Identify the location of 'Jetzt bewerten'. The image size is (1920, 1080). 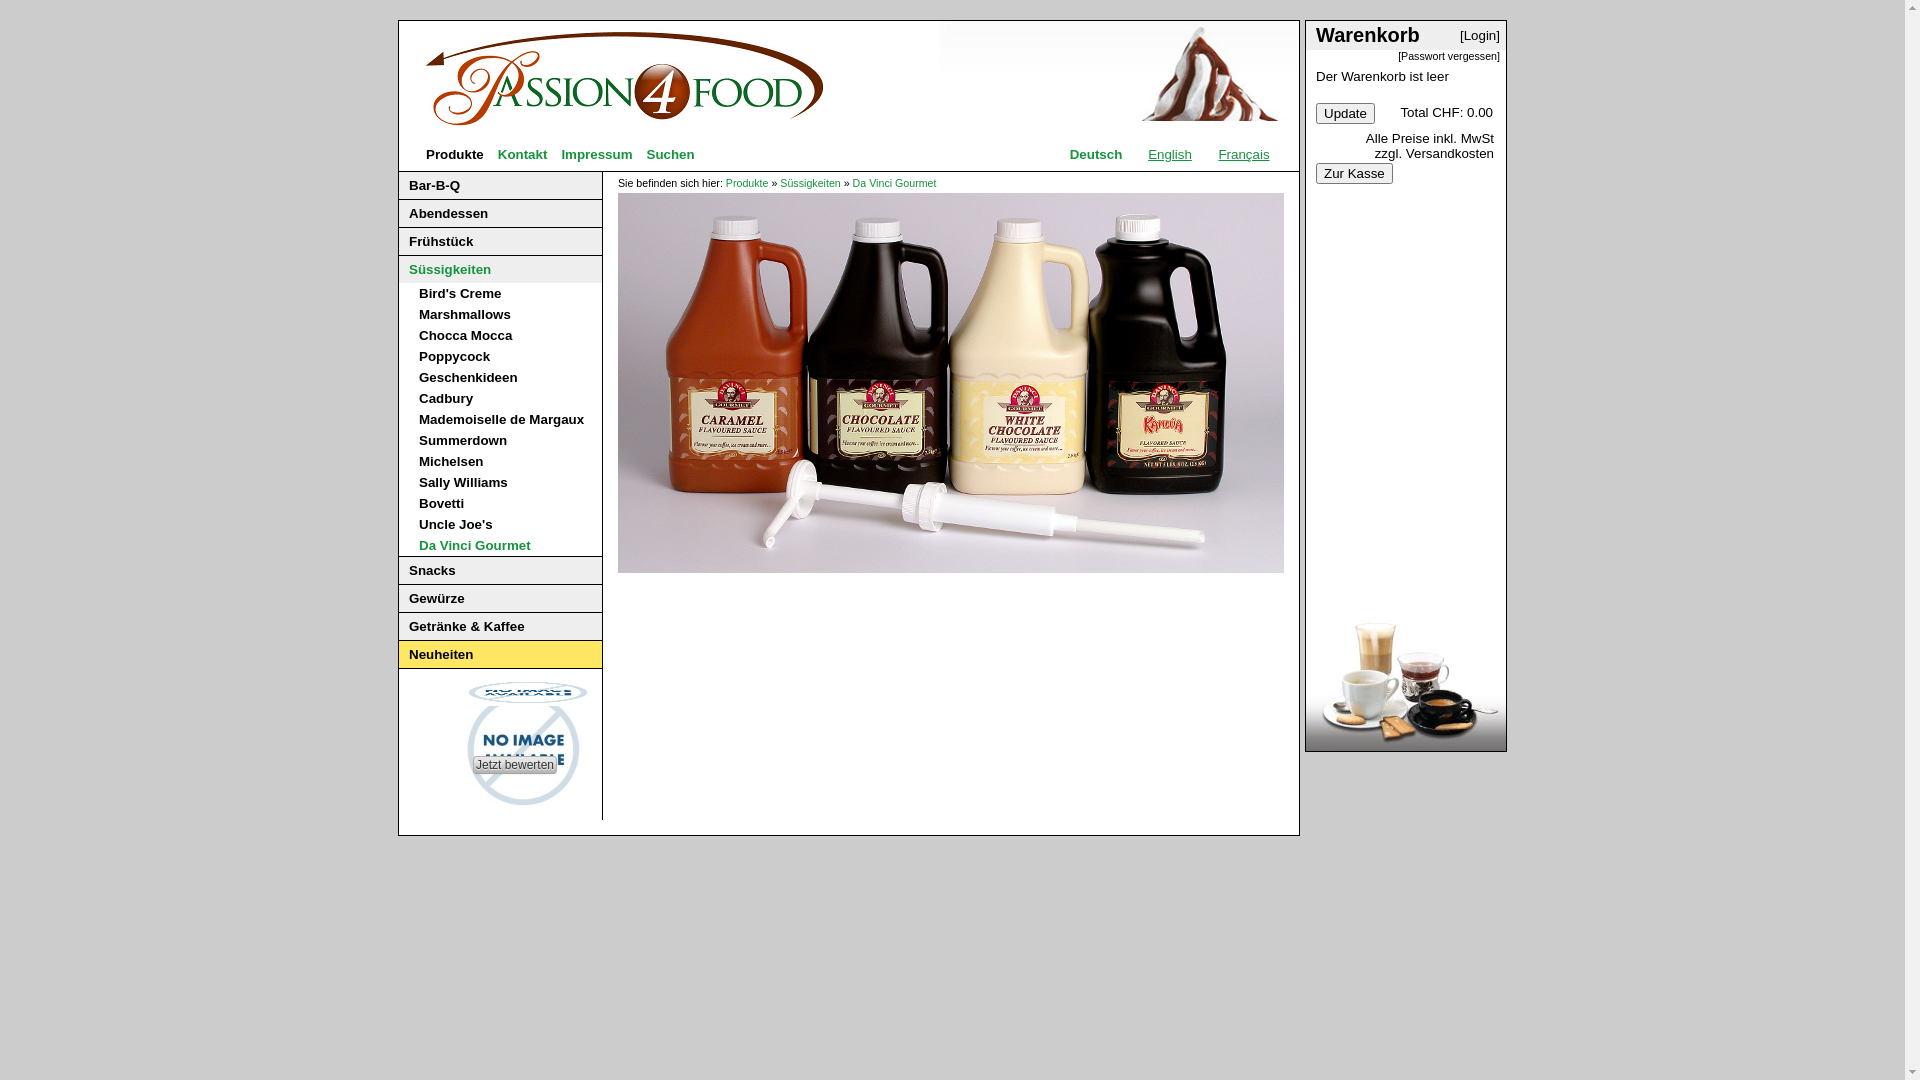
(514, 764).